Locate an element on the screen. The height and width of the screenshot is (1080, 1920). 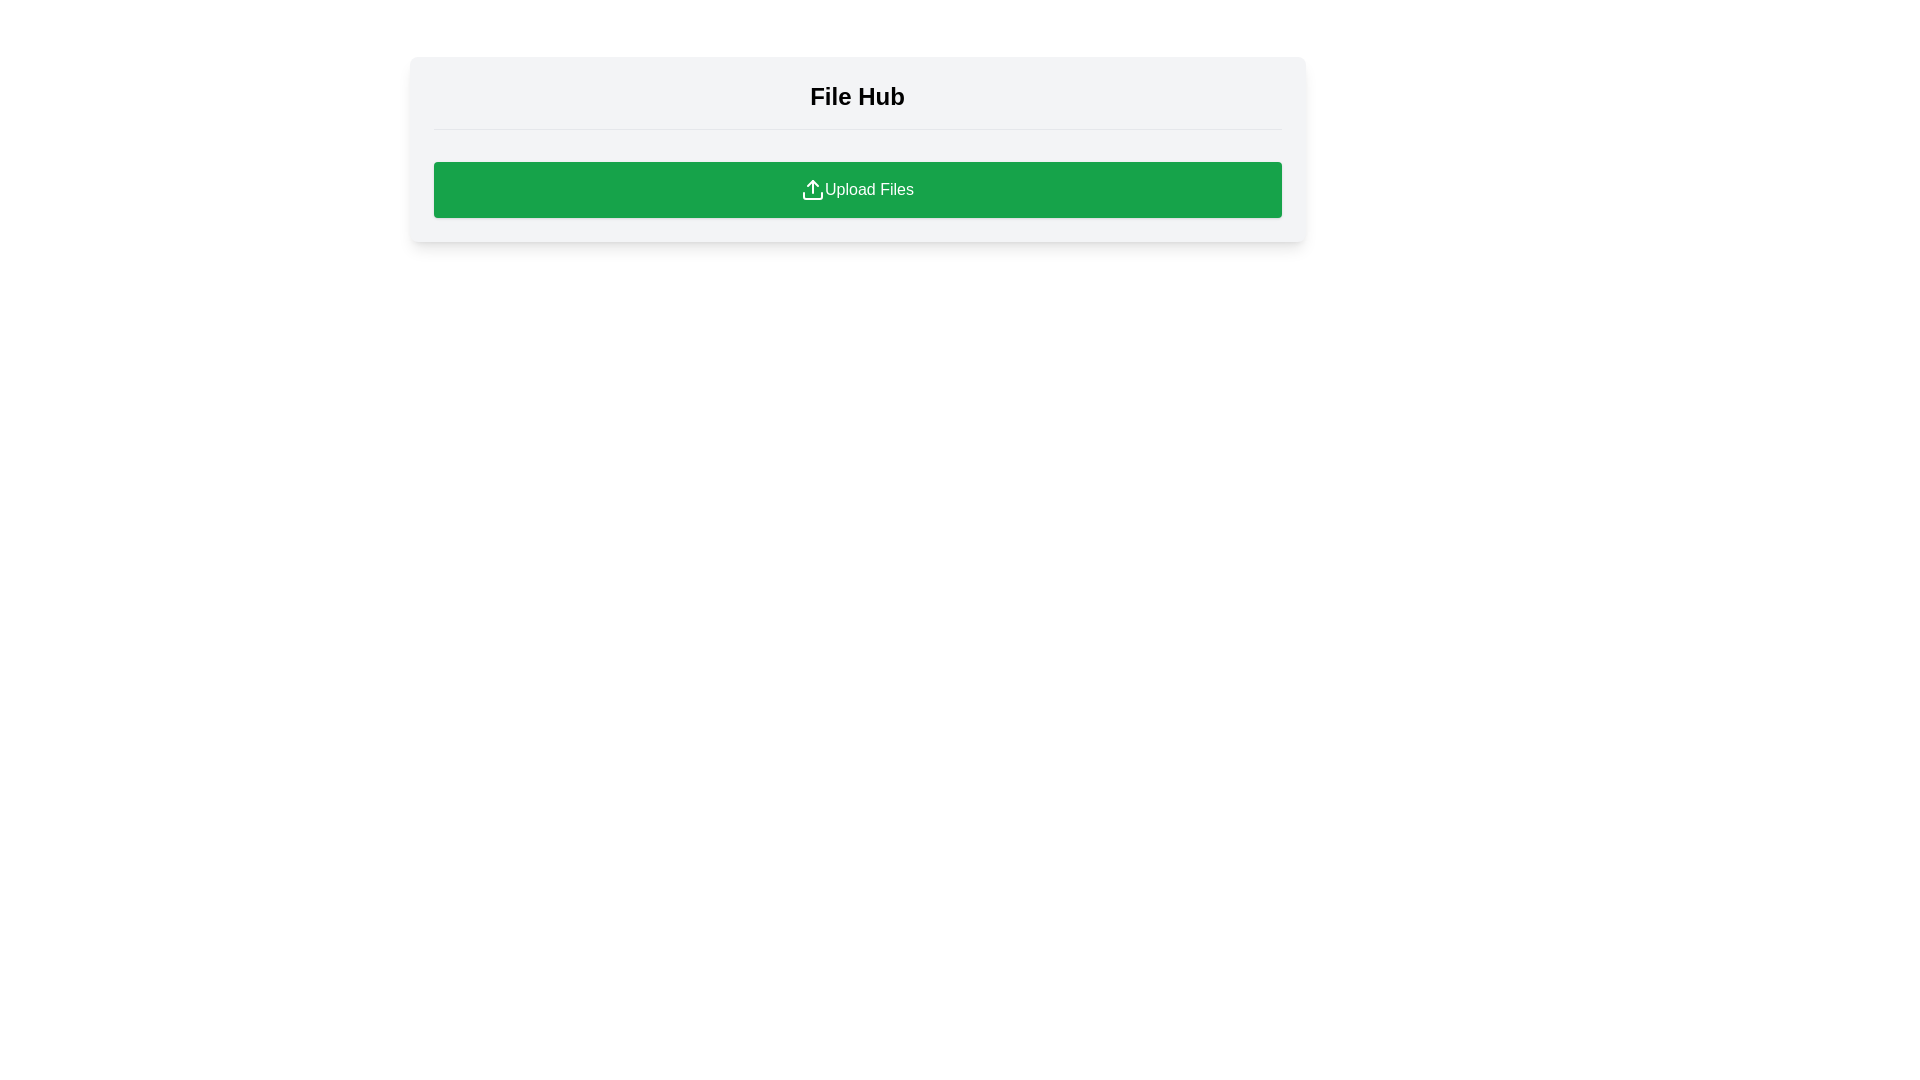
the green button labeled 'Upload Files' with an upload icon to initiate the file upload process is located at coordinates (857, 189).